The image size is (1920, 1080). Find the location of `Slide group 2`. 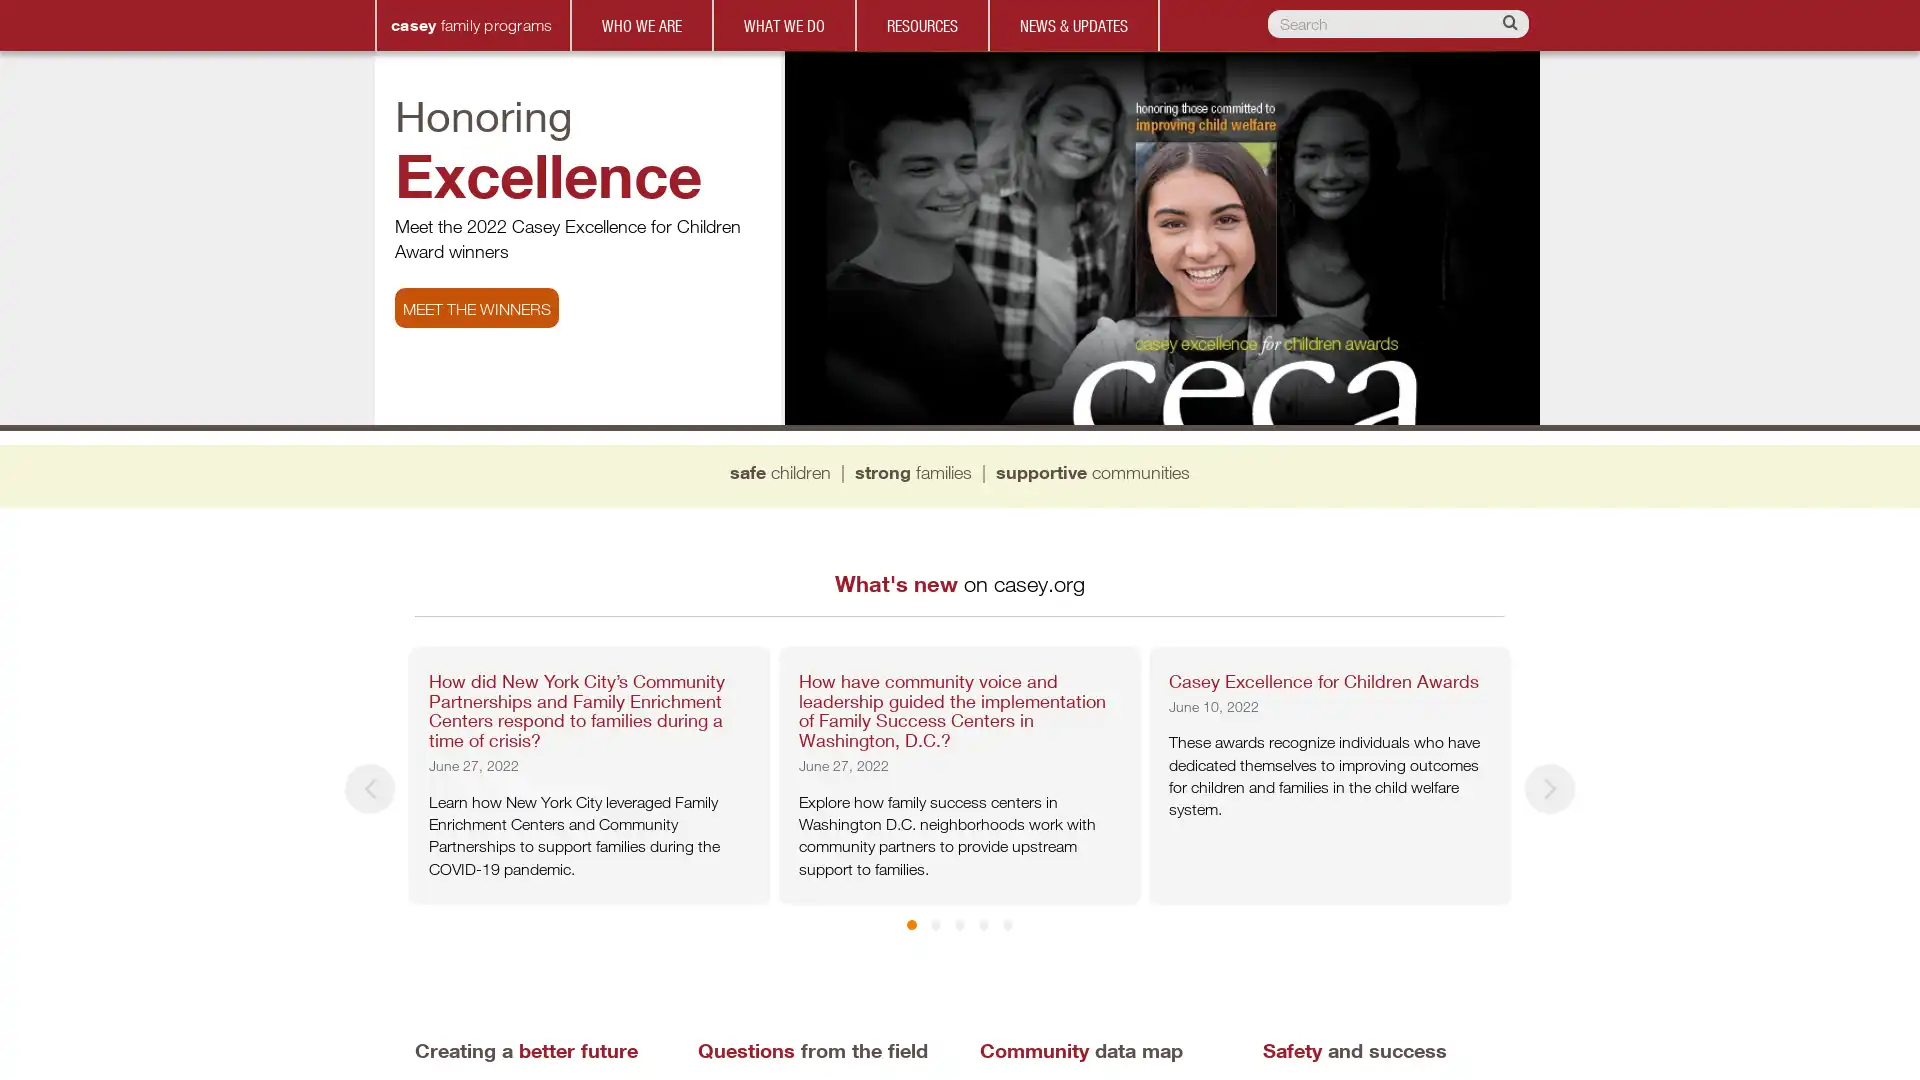

Slide group 2 is located at coordinates (947, 925).